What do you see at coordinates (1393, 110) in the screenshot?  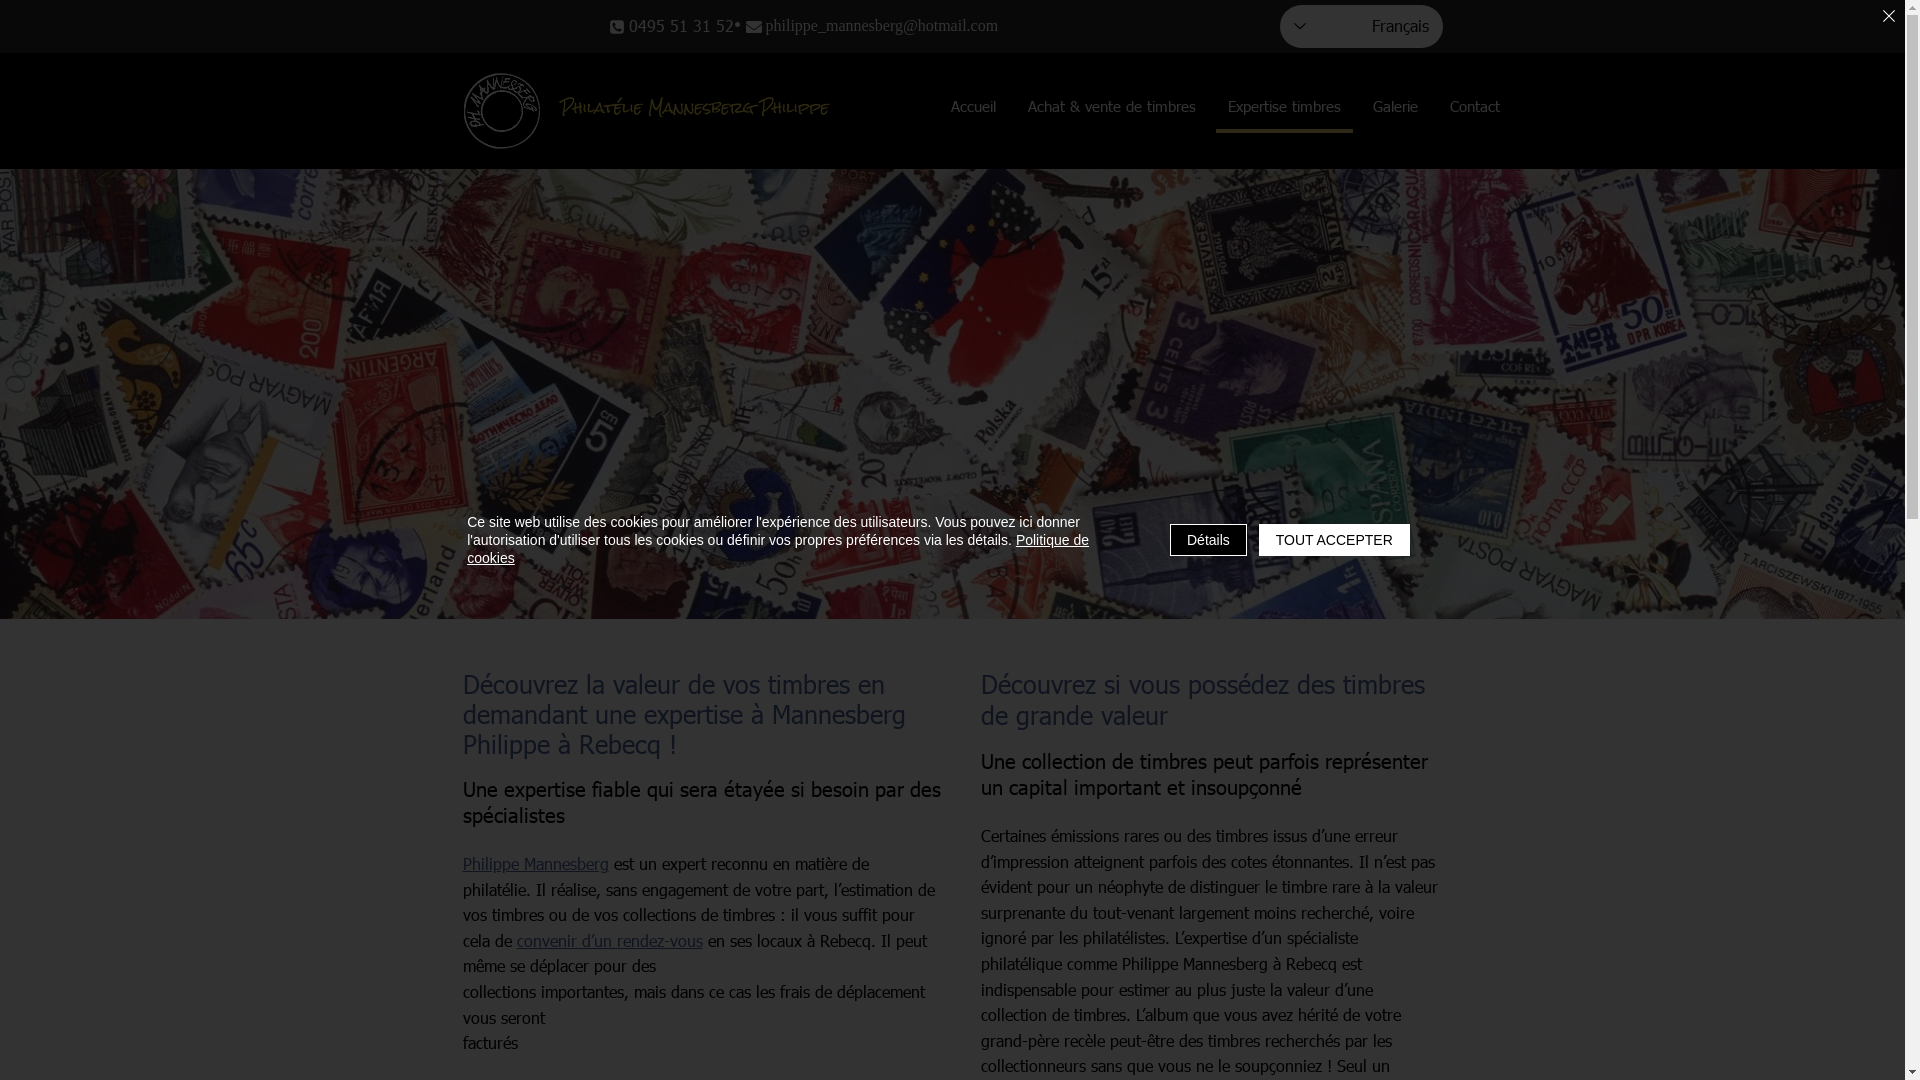 I see `'Galerie'` at bounding box center [1393, 110].